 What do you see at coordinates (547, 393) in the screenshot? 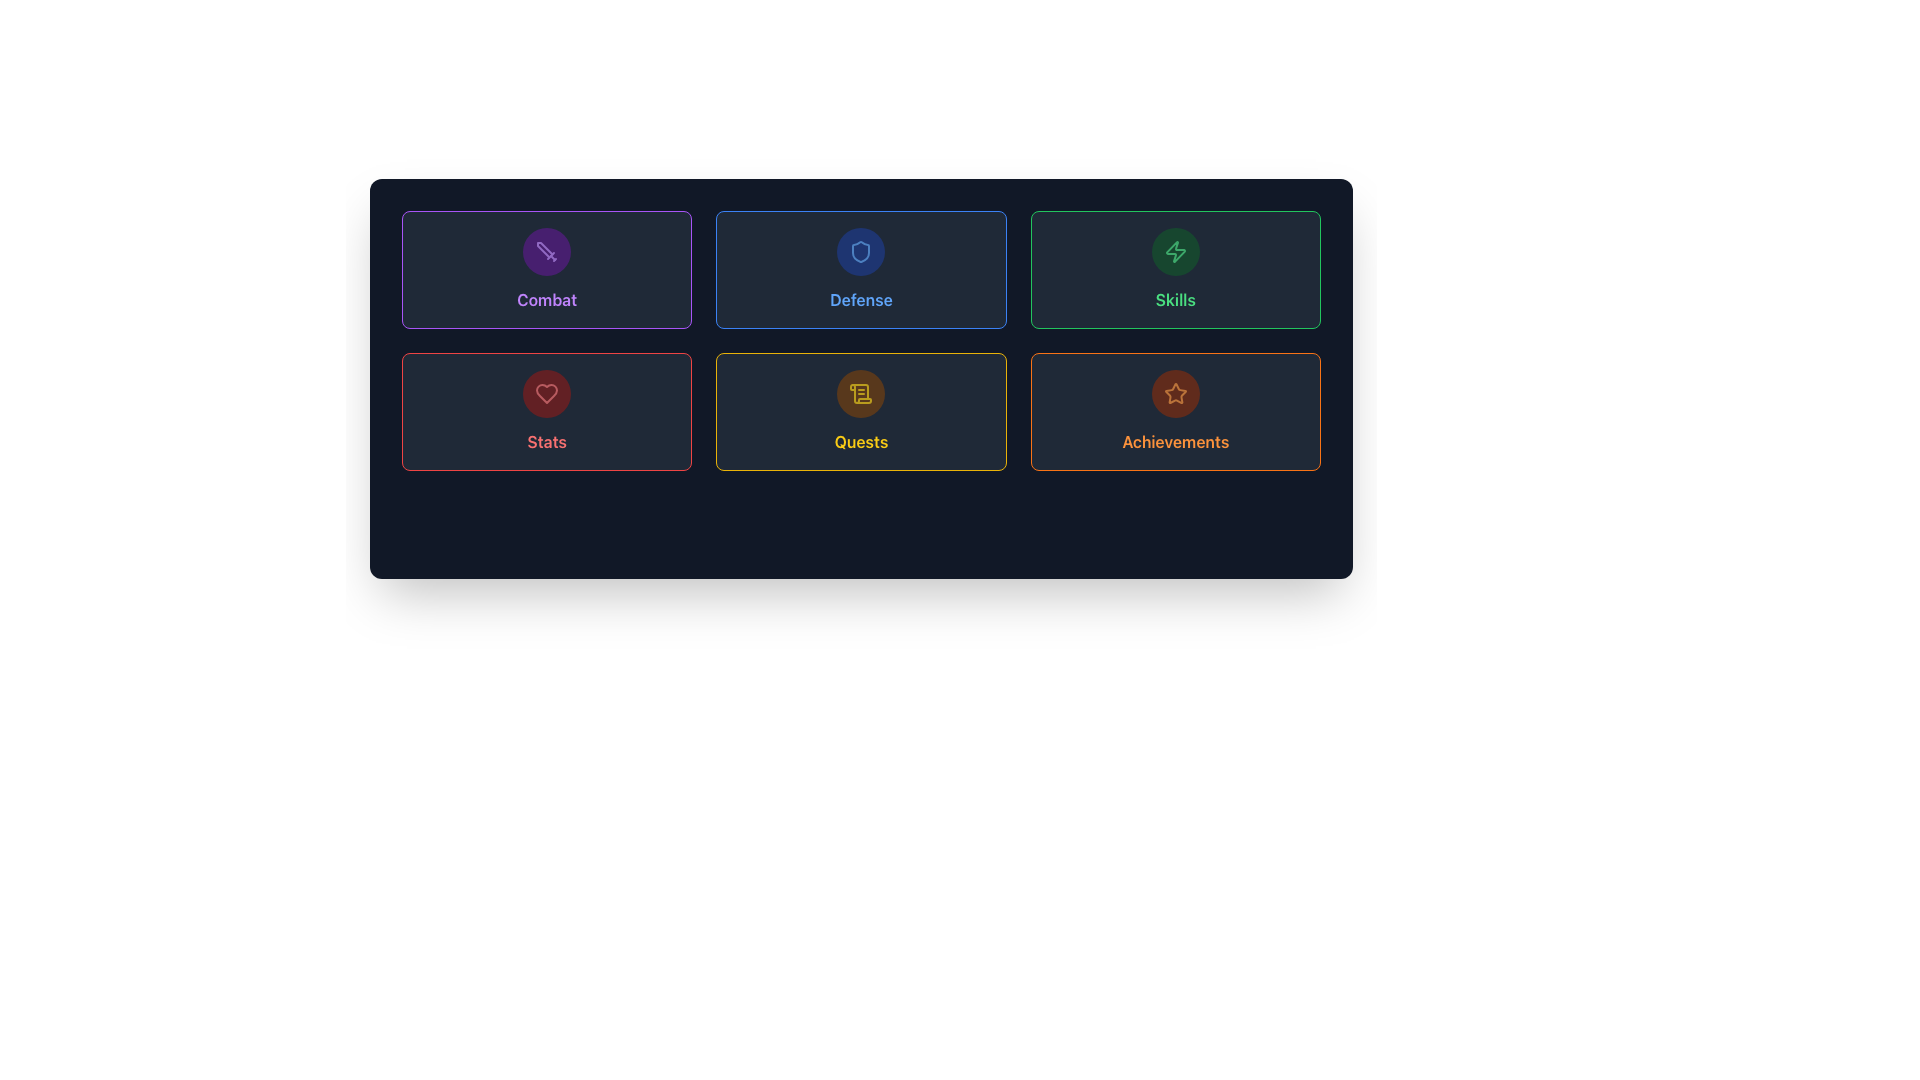
I see `the circular, pulsating red icon with a heart design, located centrally within the 'Stats' card in the bottom-left quadrant of the UI` at bounding box center [547, 393].